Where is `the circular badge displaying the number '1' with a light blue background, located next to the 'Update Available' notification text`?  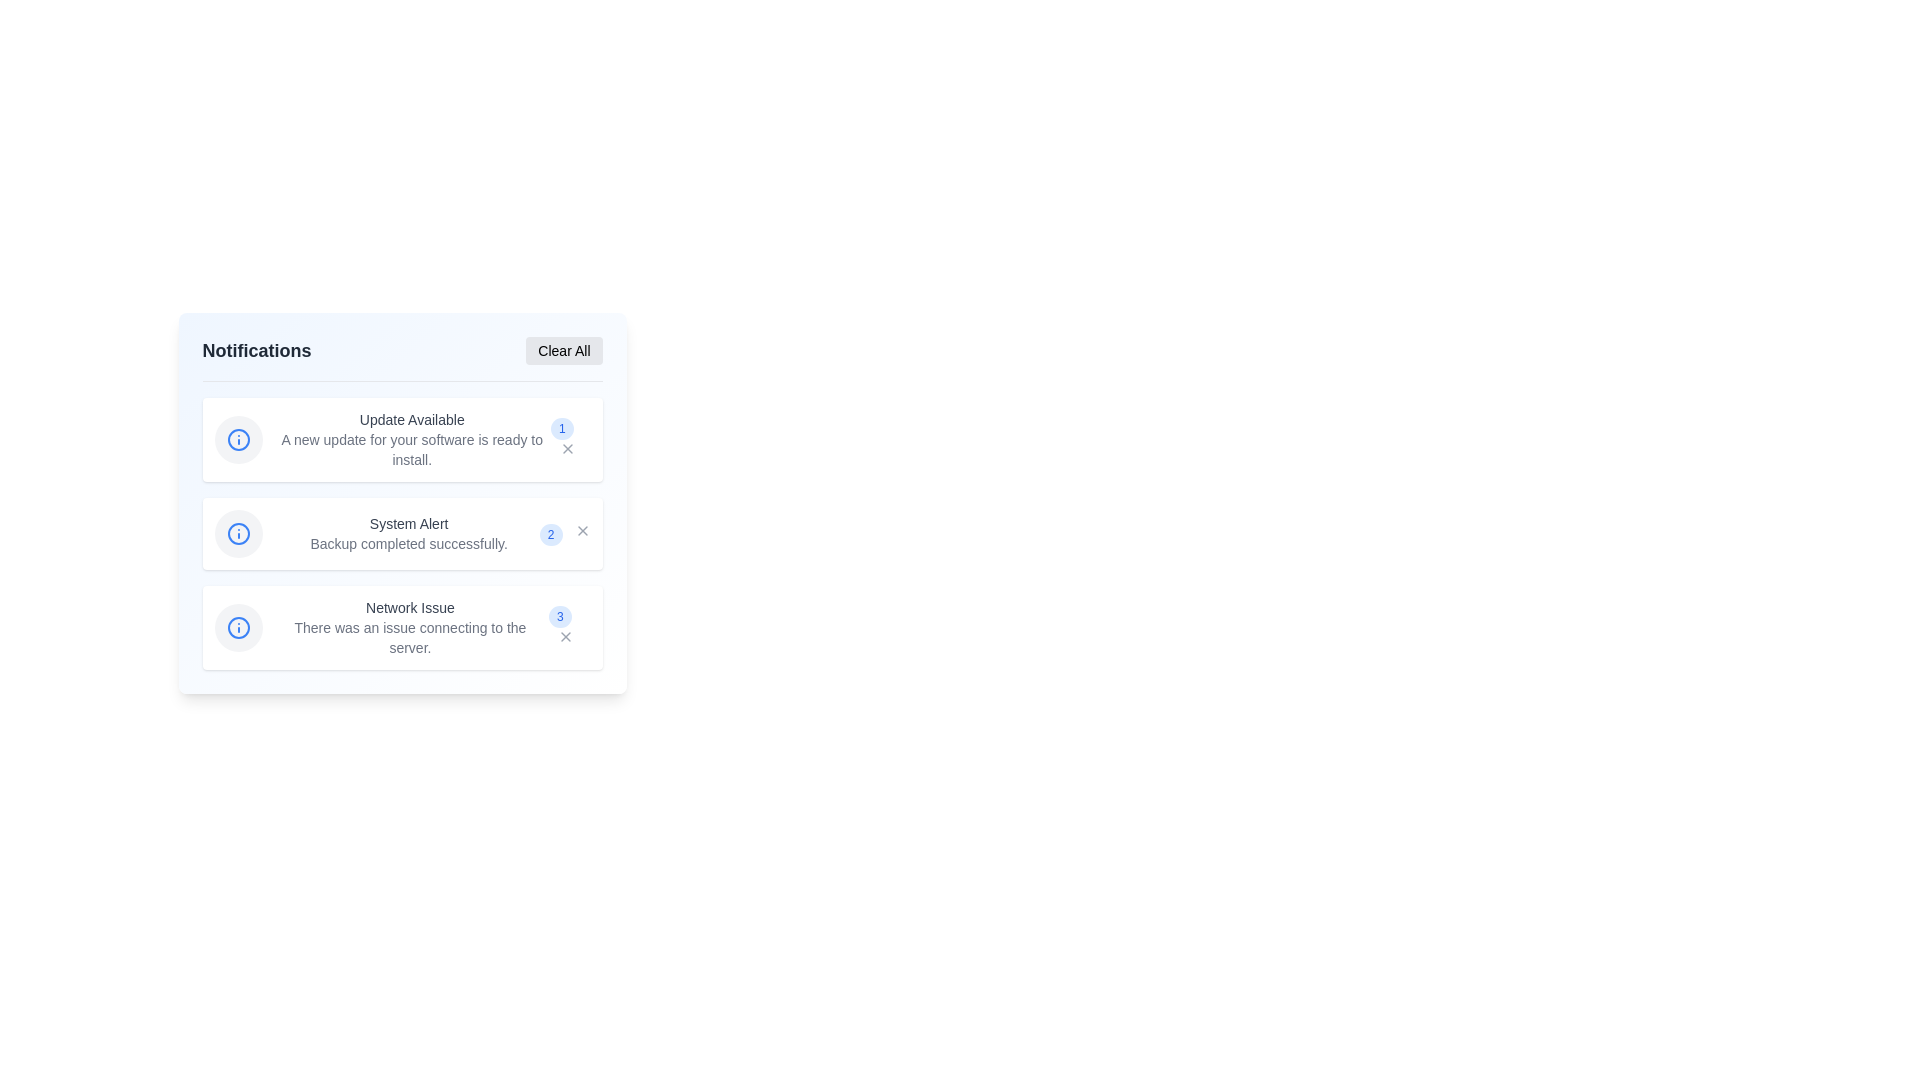
the circular badge displaying the number '1' with a light blue background, located next to the 'Update Available' notification text is located at coordinates (567, 438).